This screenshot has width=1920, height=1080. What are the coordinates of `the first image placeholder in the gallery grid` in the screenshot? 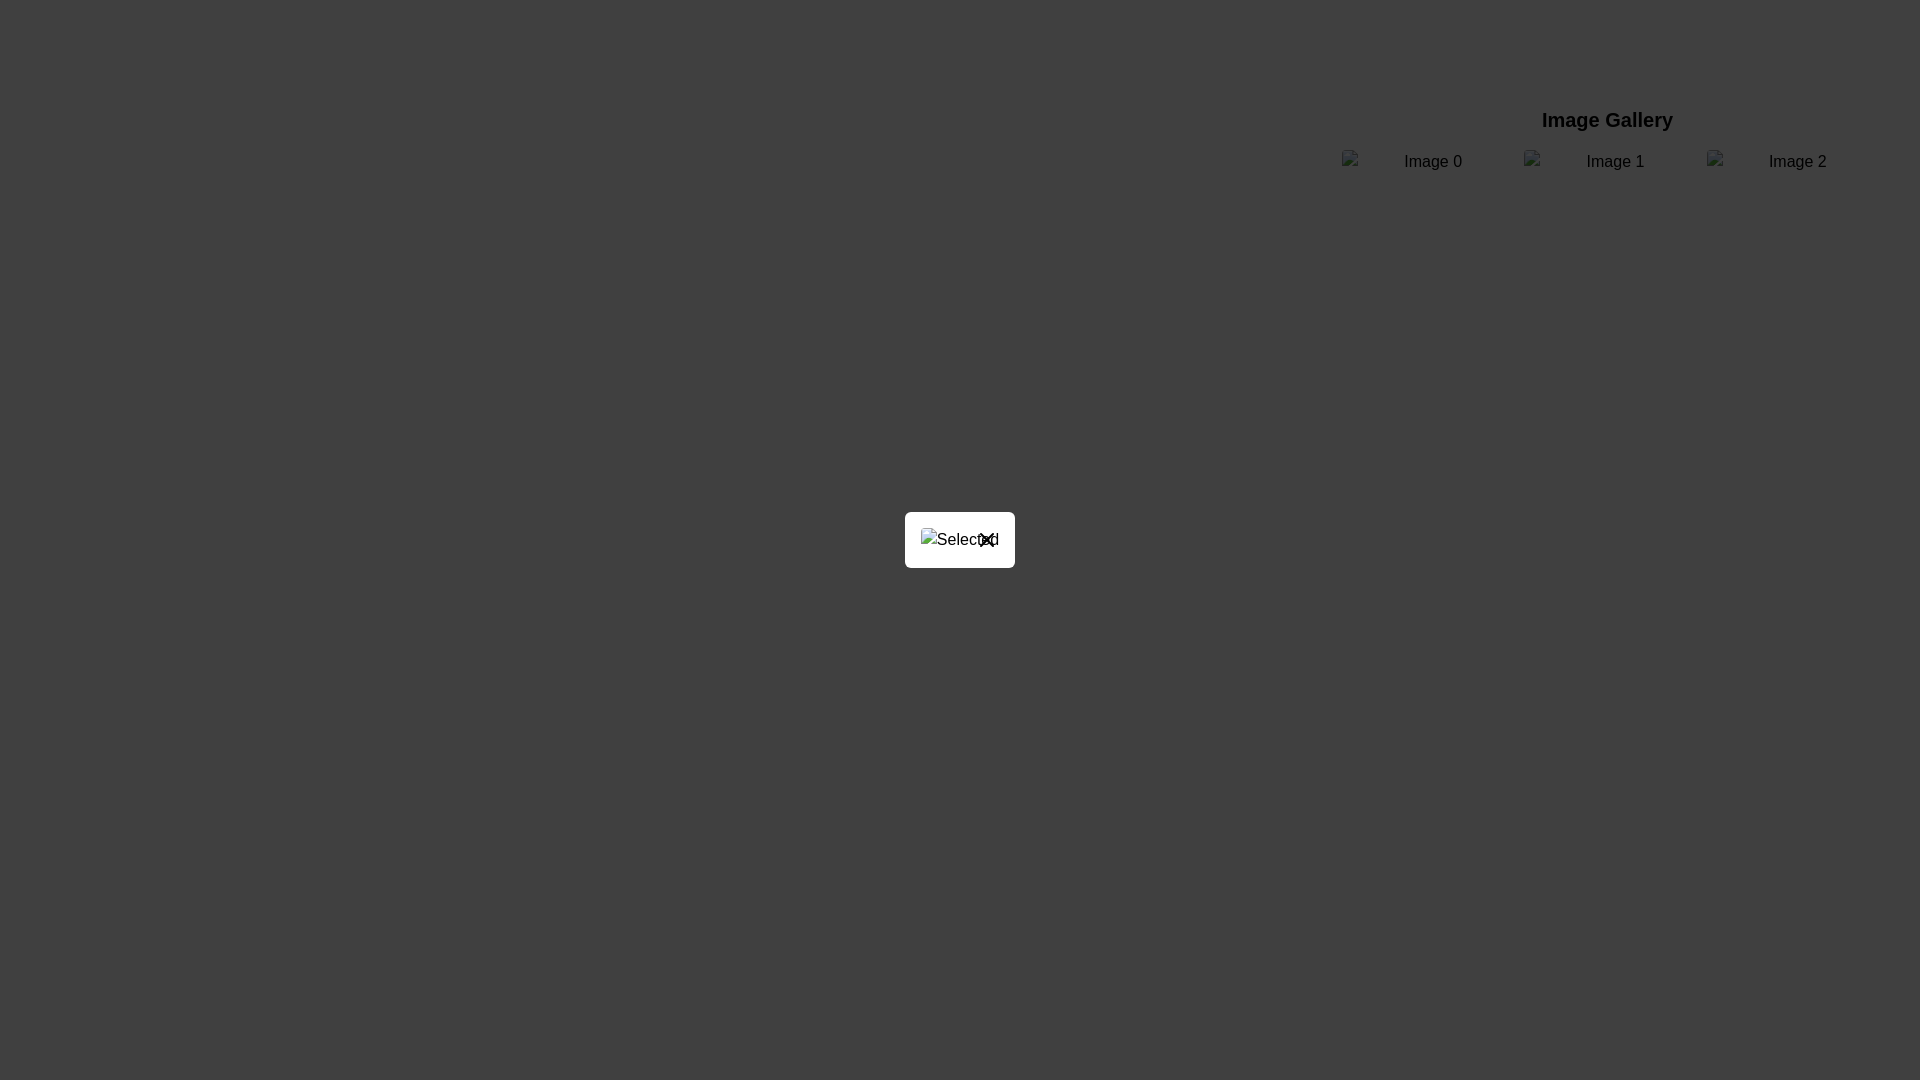 It's located at (1424, 161).